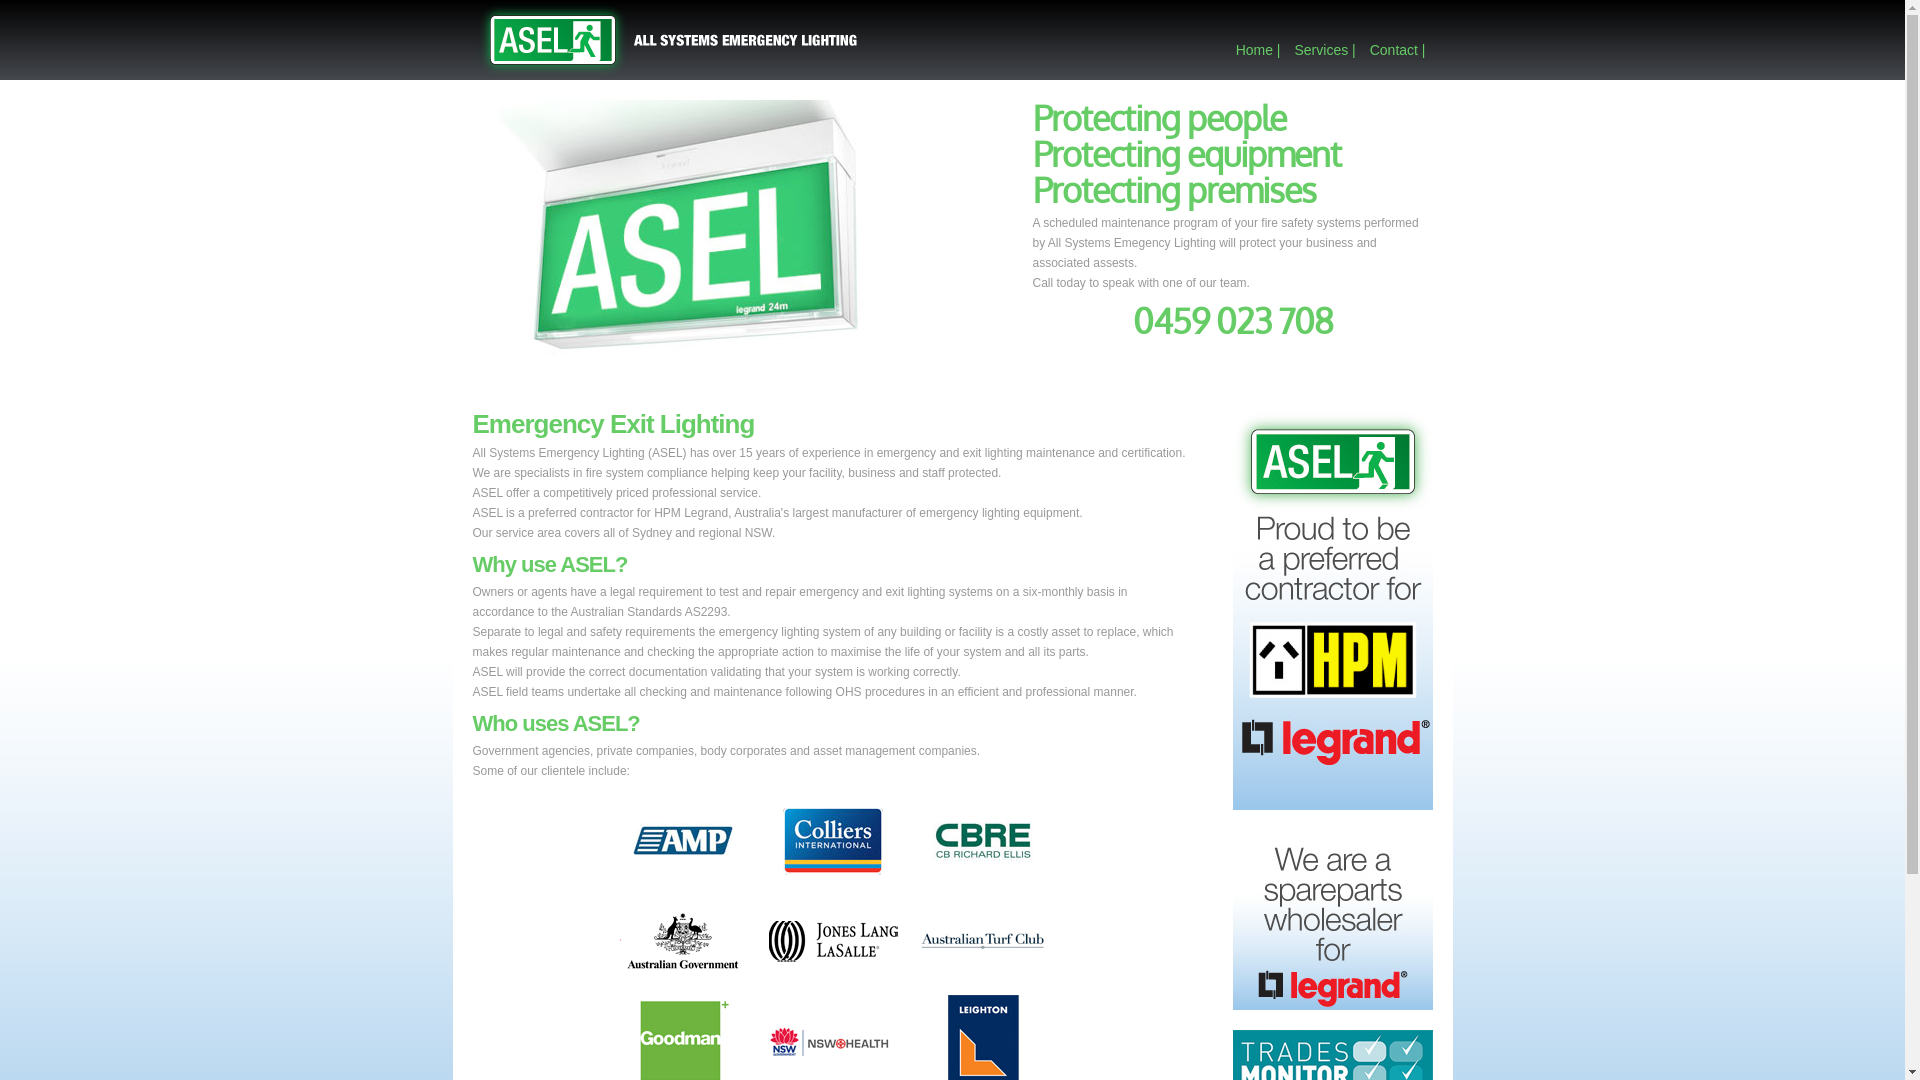 Image resolution: width=1920 pixels, height=1080 pixels. What do you see at coordinates (1257, 49) in the screenshot?
I see `'Home |'` at bounding box center [1257, 49].